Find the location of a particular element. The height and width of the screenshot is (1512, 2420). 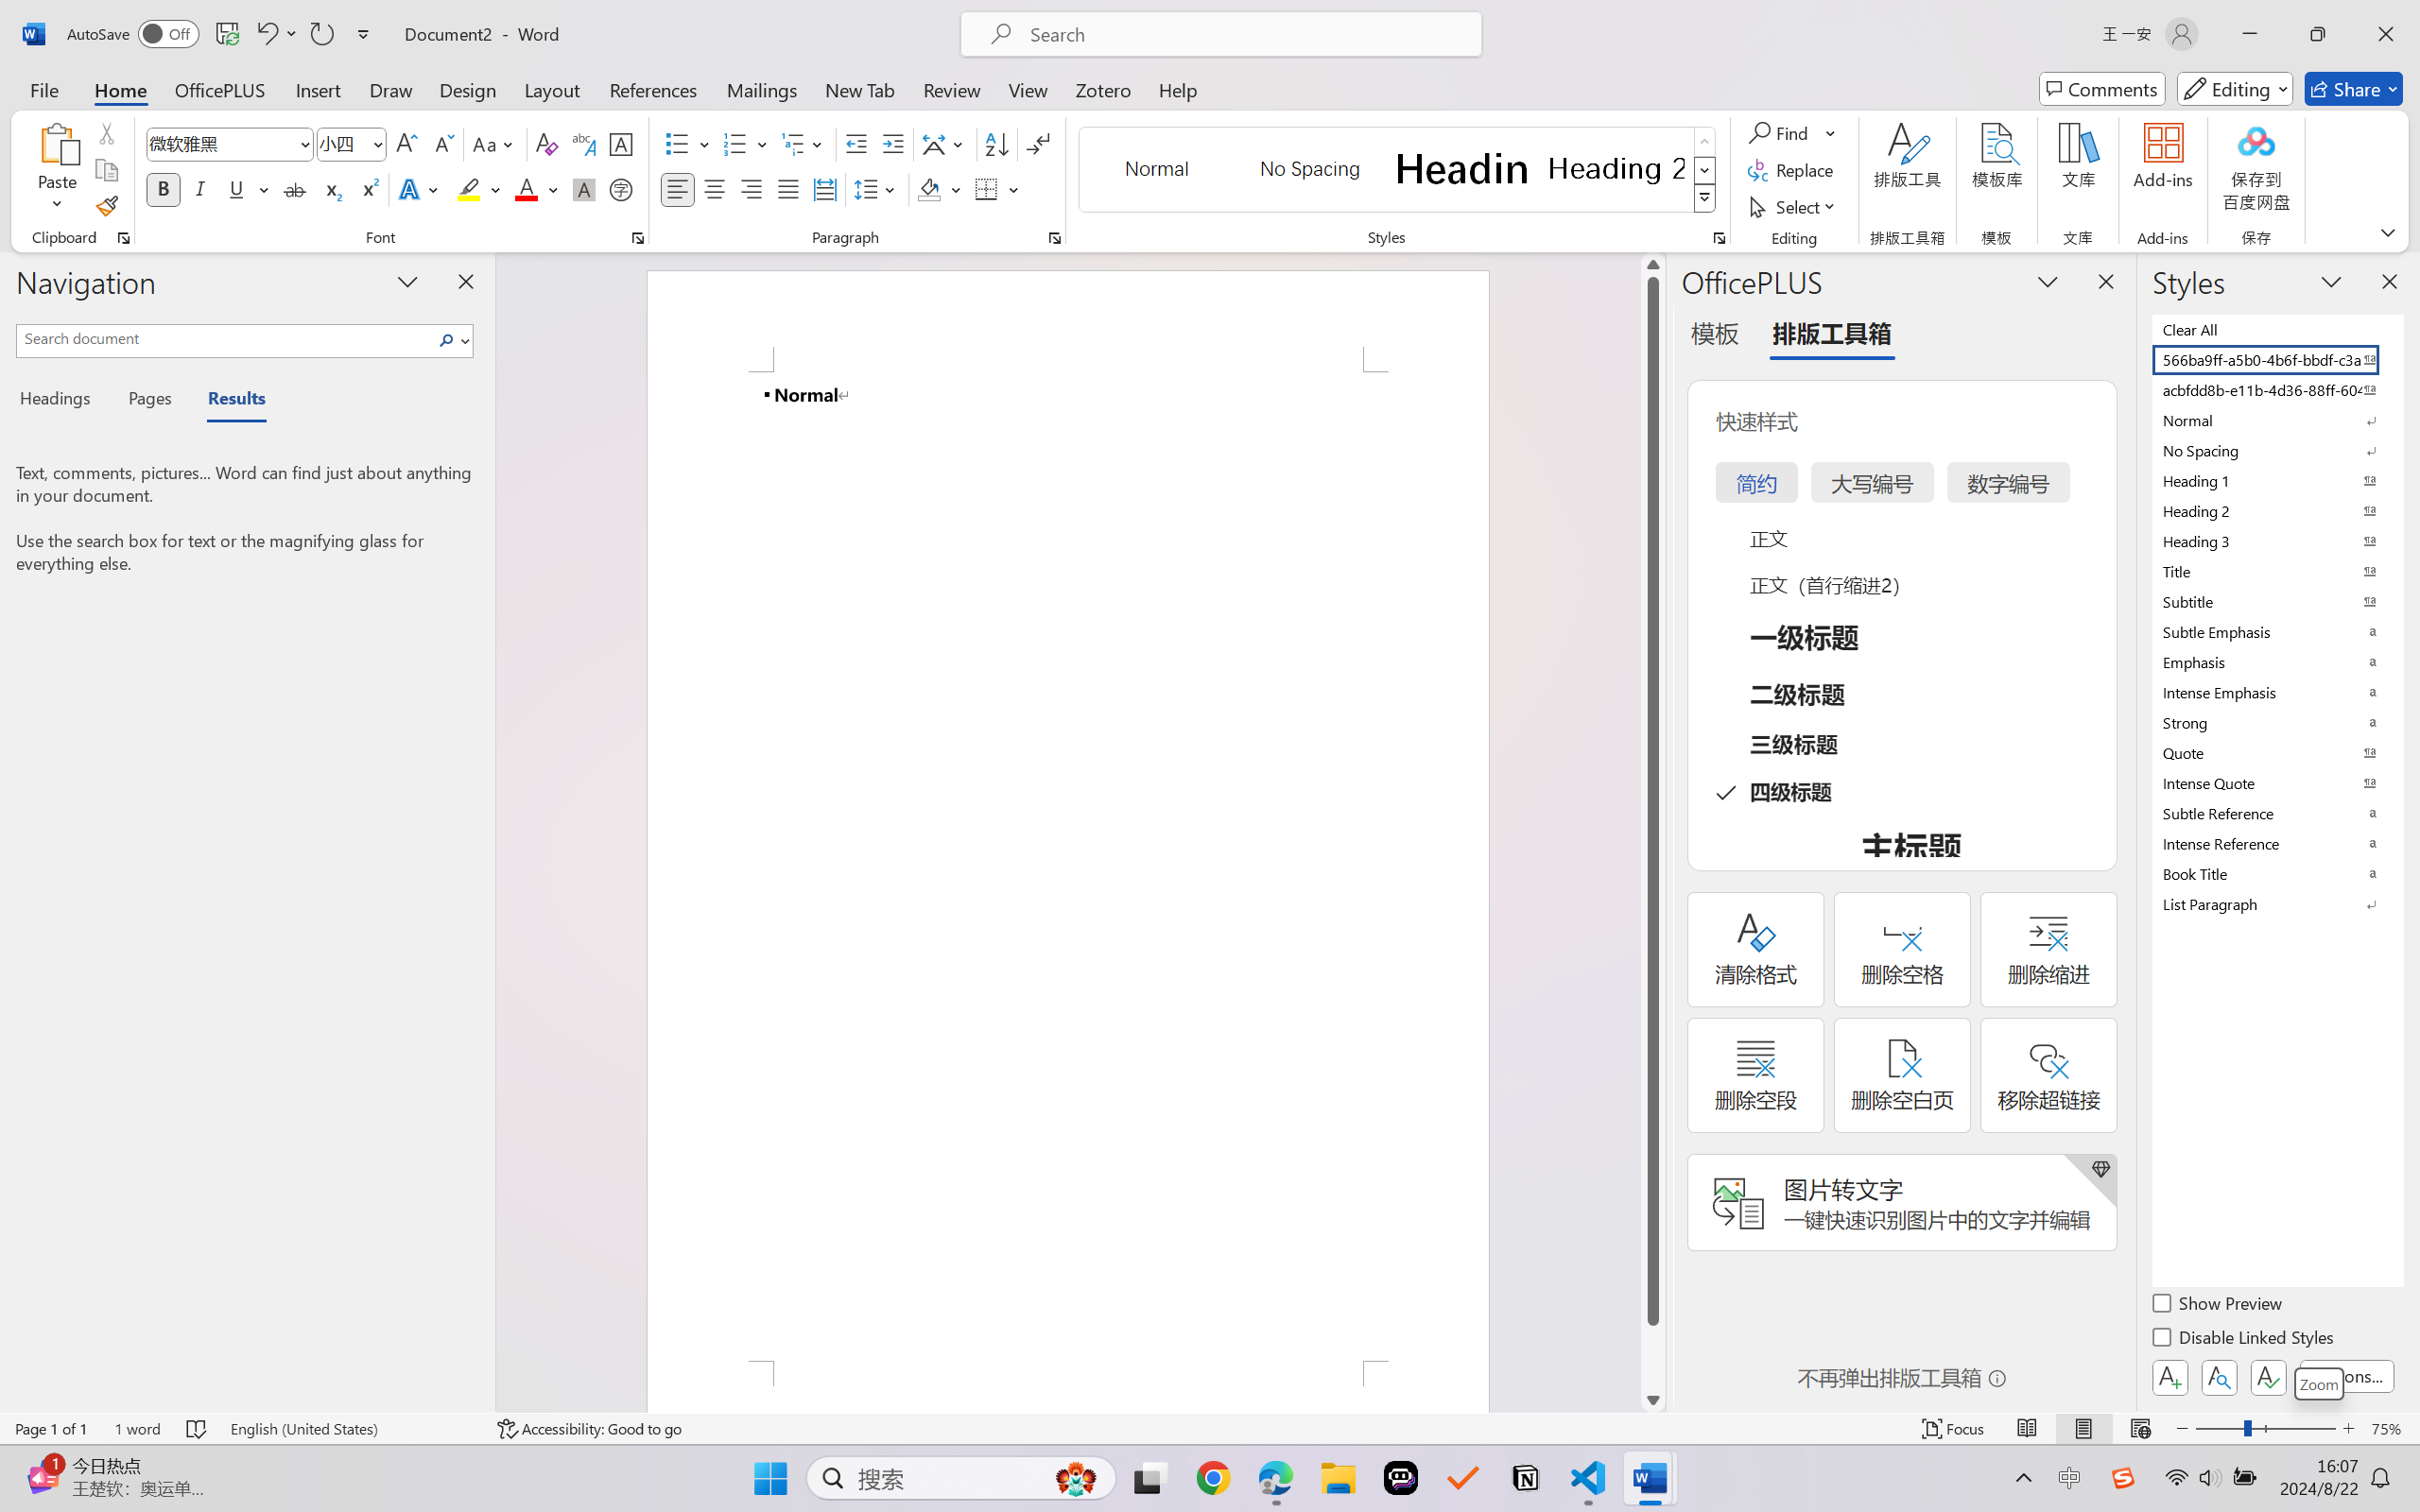

'Intense Reference' is located at coordinates (2275, 843).